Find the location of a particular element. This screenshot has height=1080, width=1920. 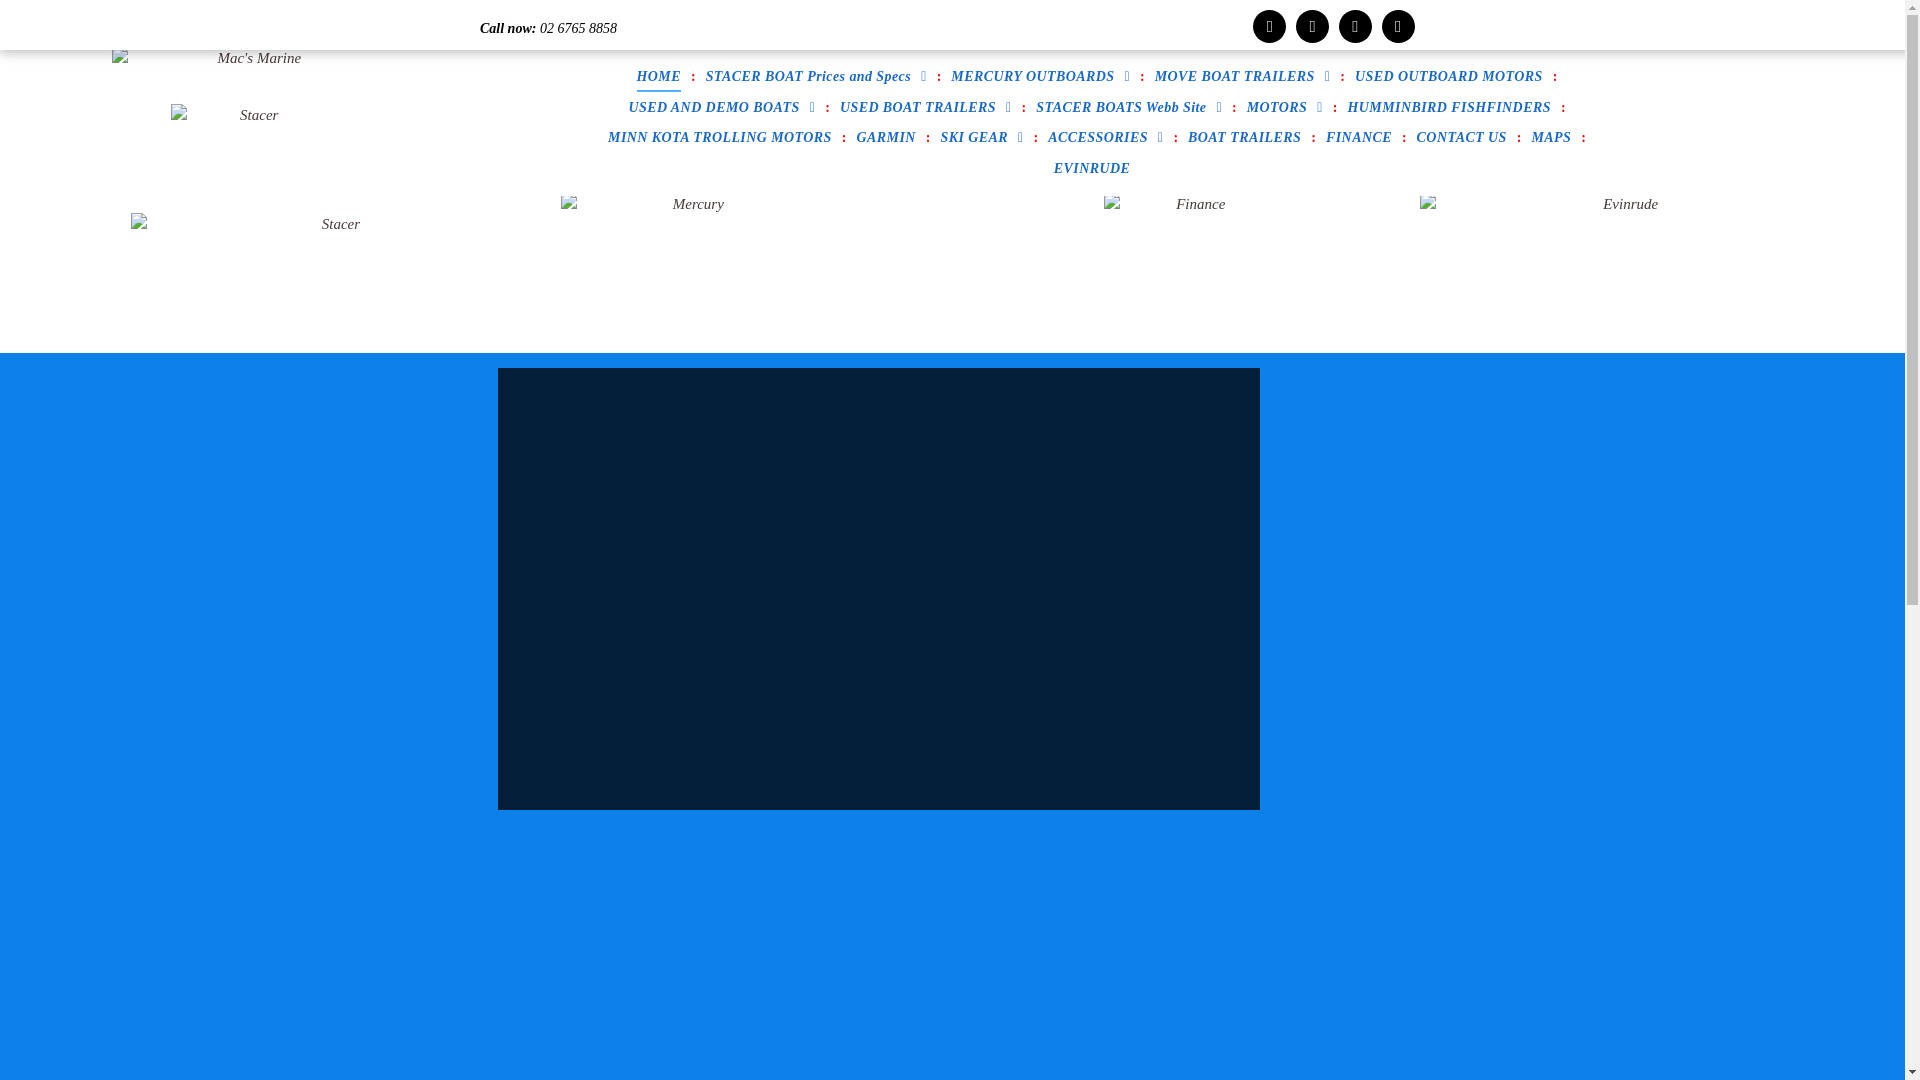

'GARMIN' is located at coordinates (884, 137).